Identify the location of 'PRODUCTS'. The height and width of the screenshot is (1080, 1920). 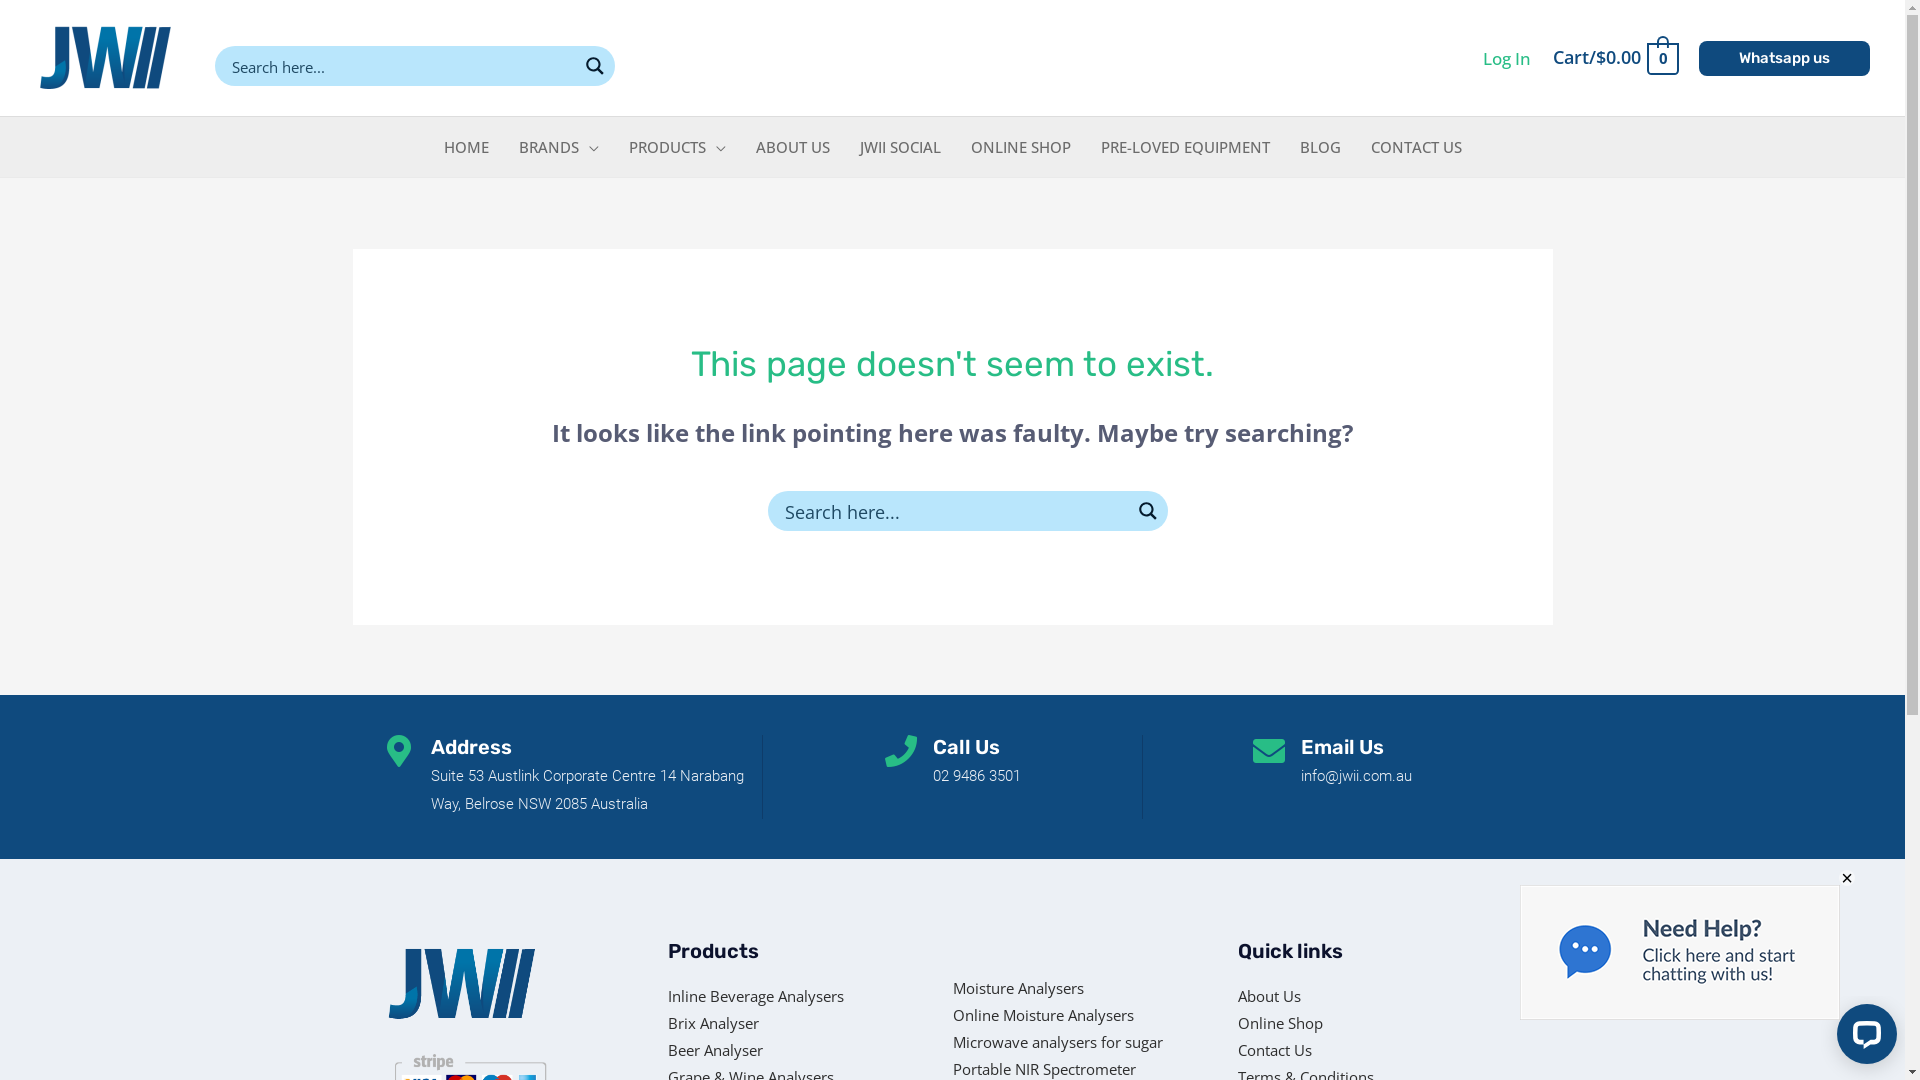
(677, 145).